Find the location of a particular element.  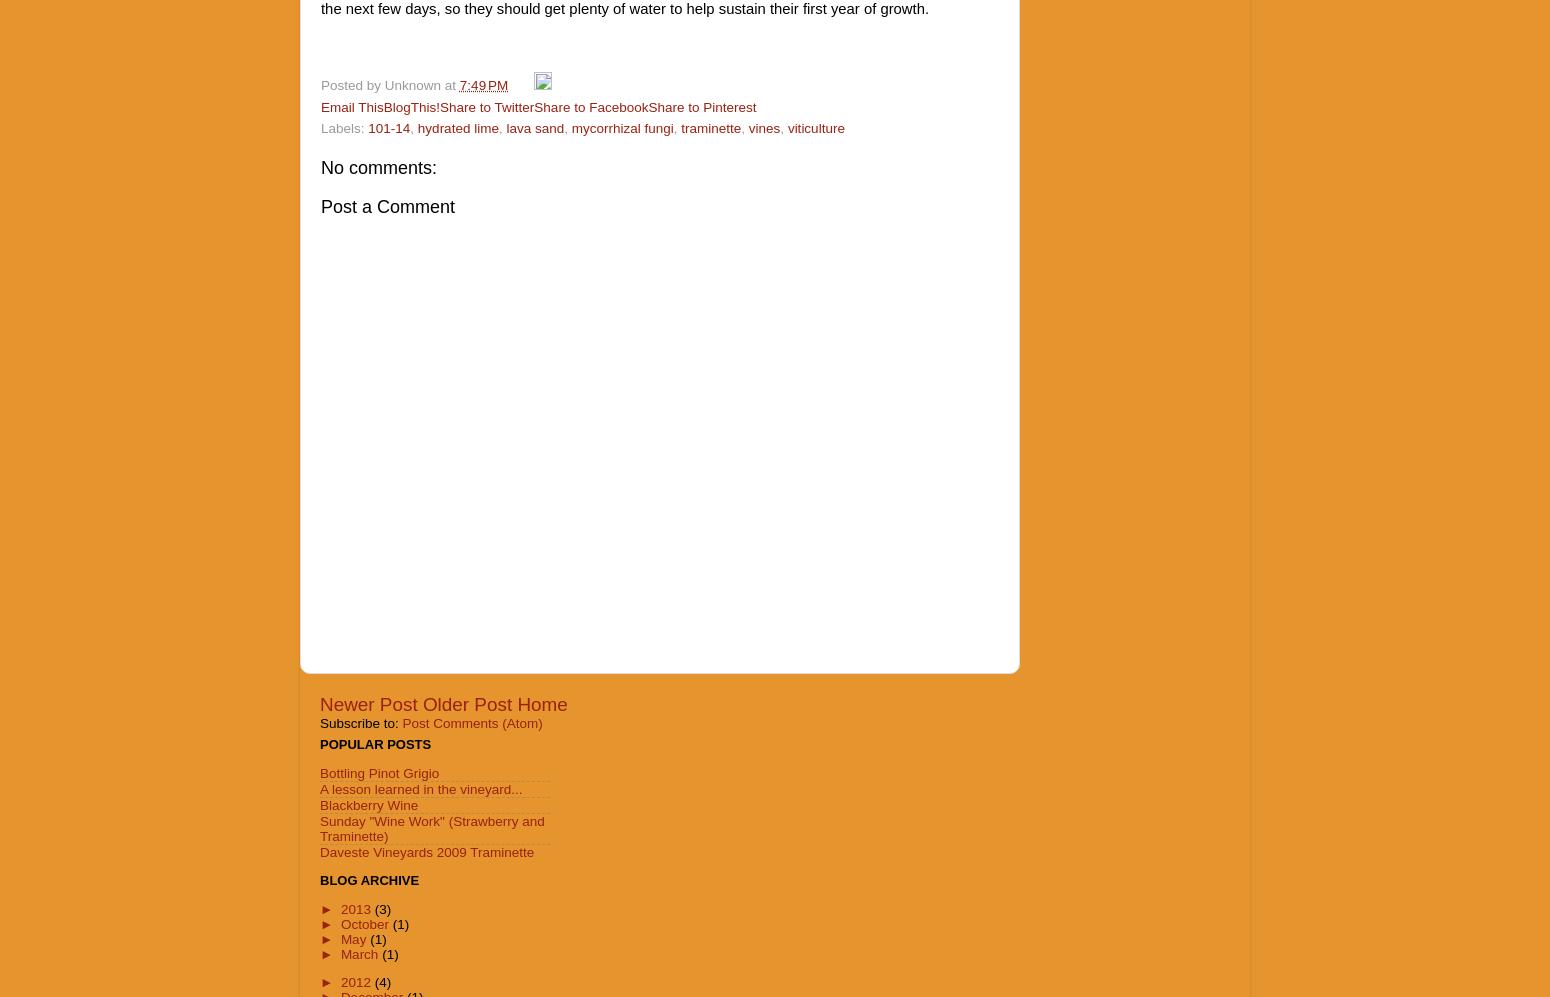

'March' is located at coordinates (359, 952).